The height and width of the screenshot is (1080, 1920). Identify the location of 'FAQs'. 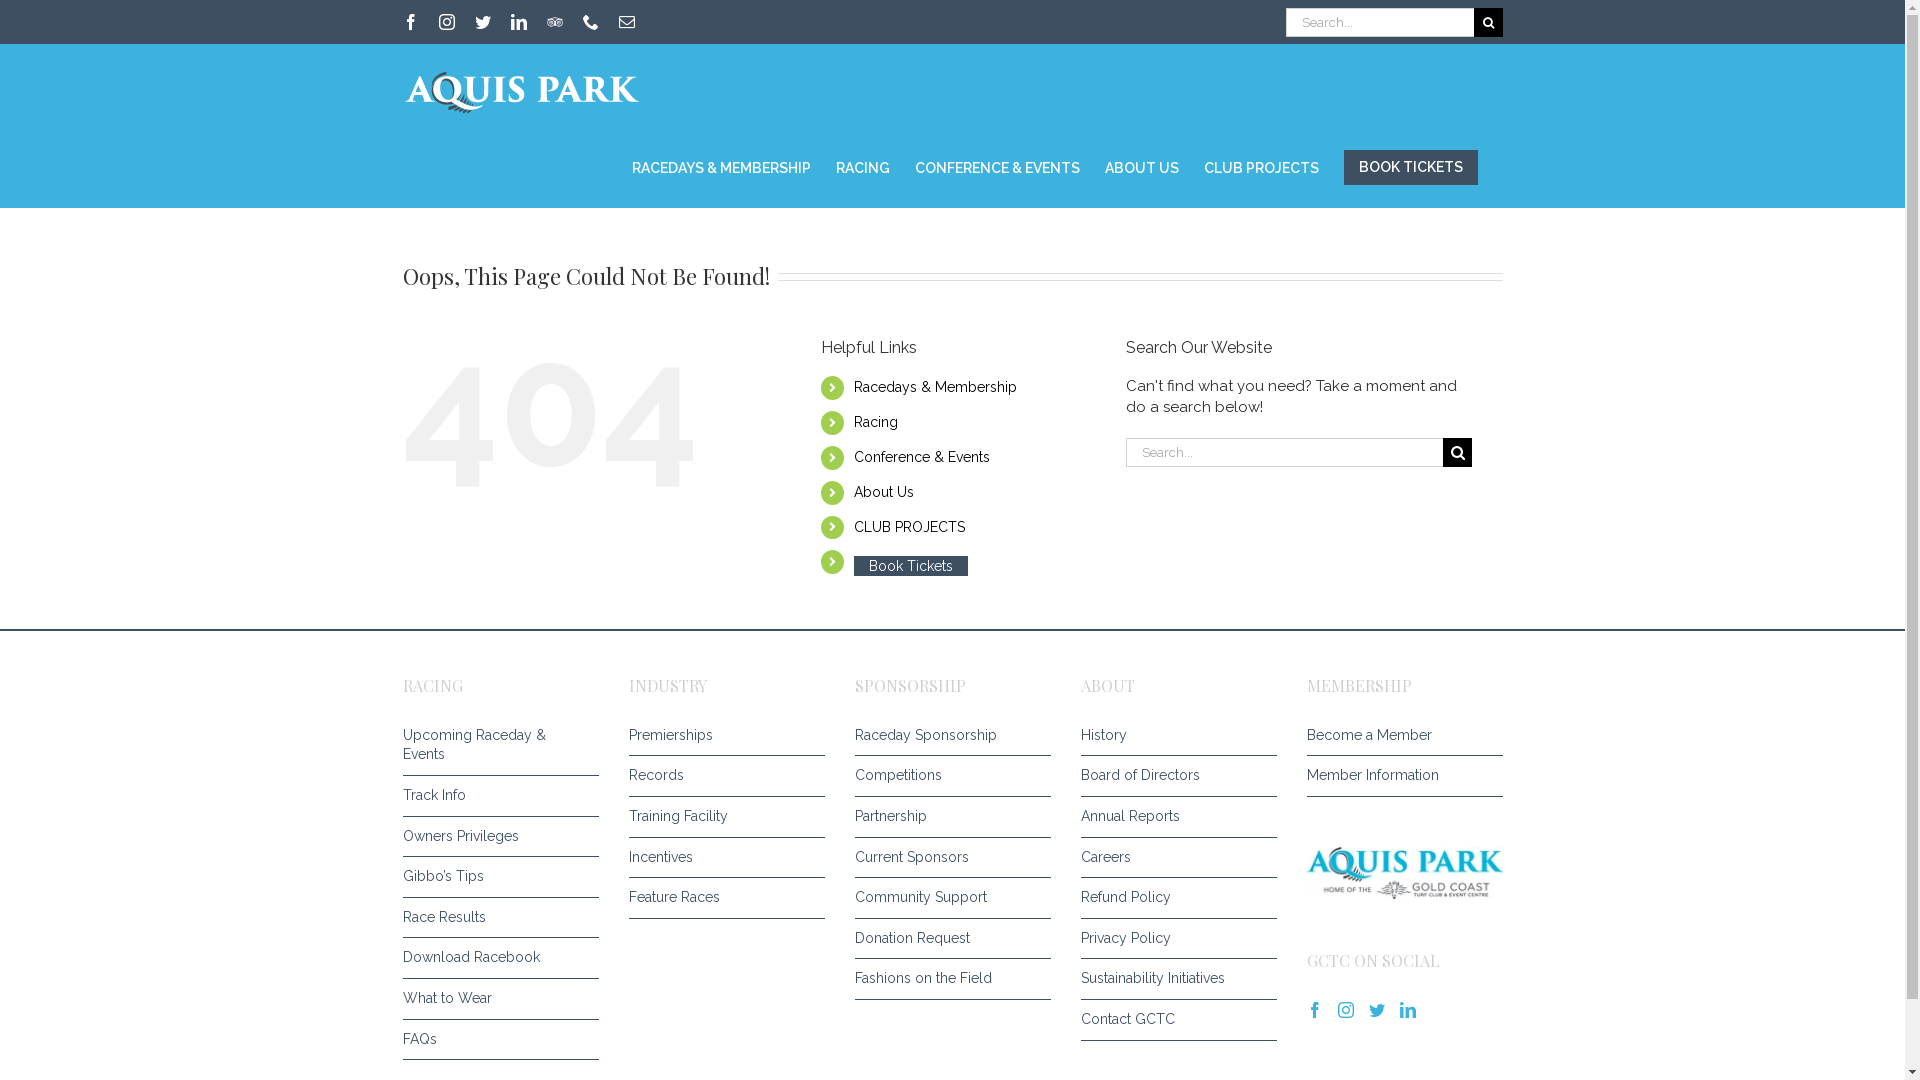
(401, 1039).